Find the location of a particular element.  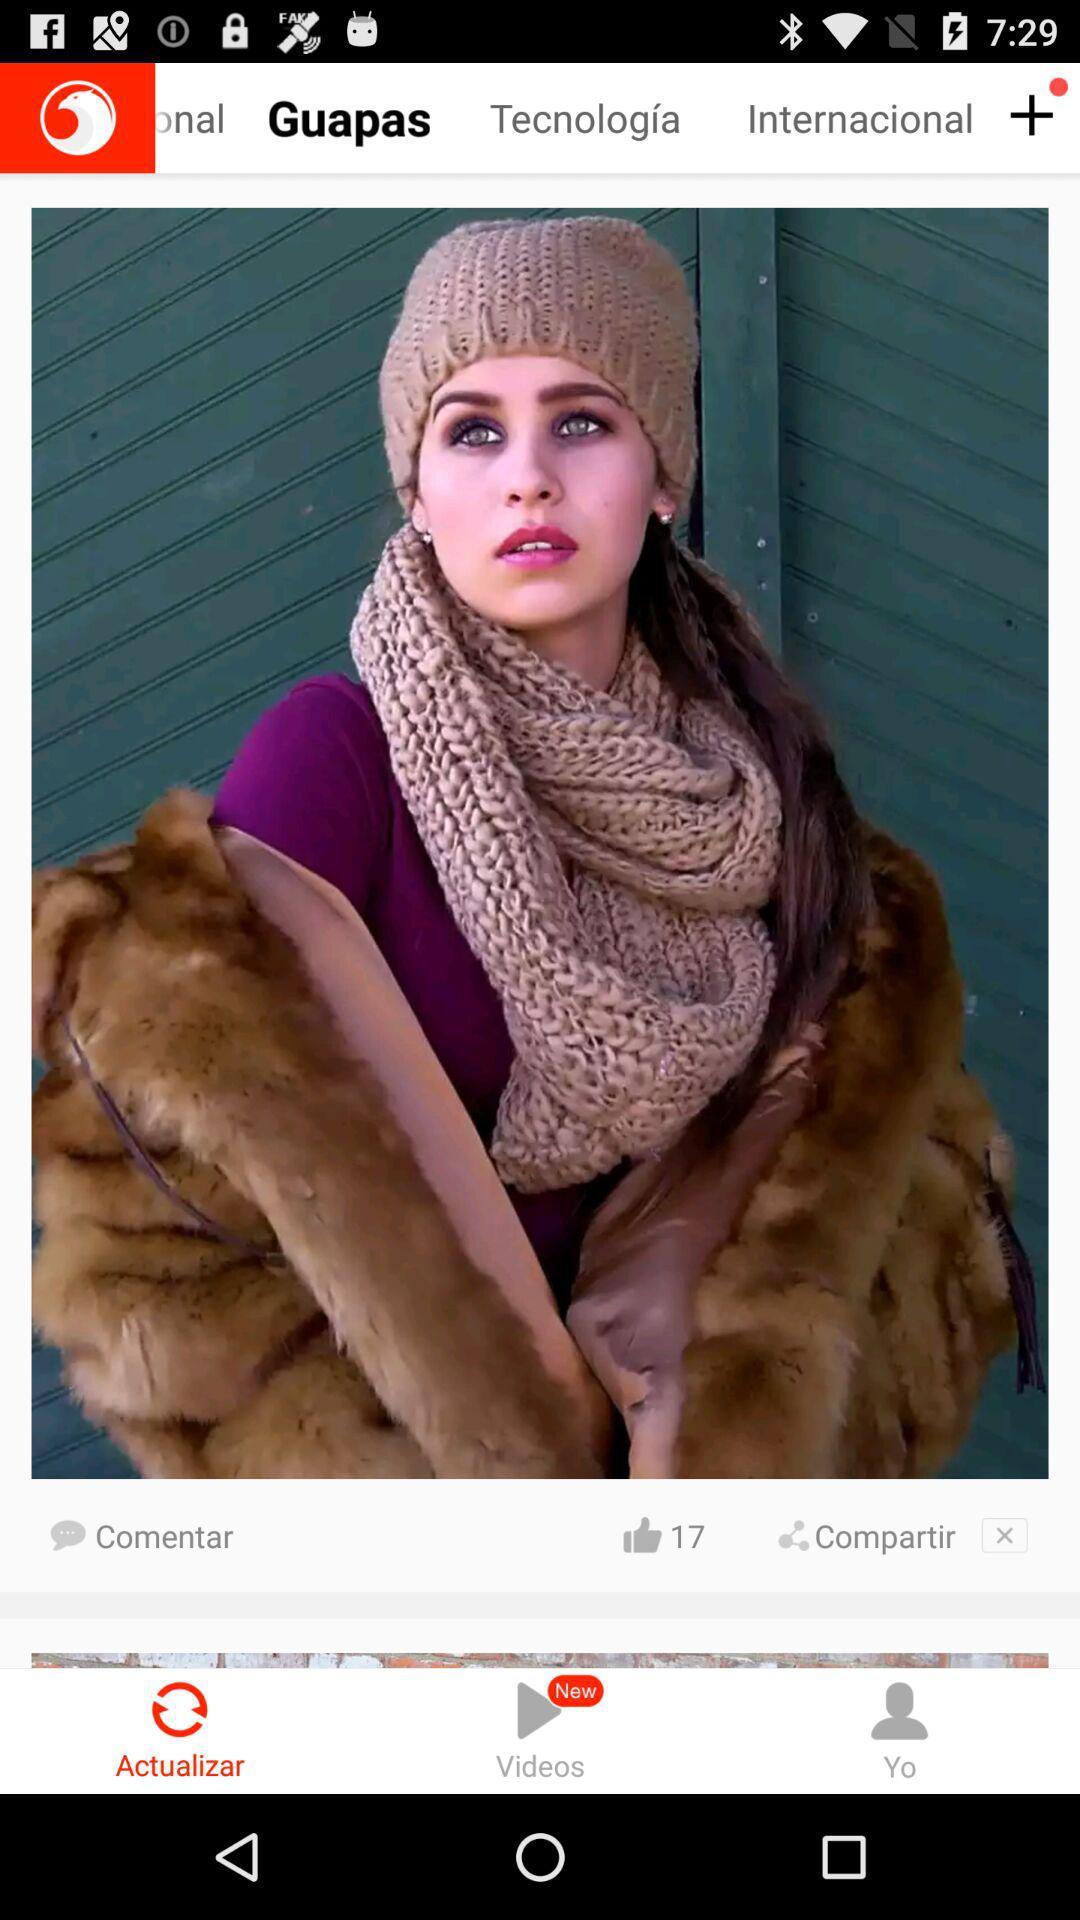

the plus icon below 729 is located at coordinates (1028, 115).